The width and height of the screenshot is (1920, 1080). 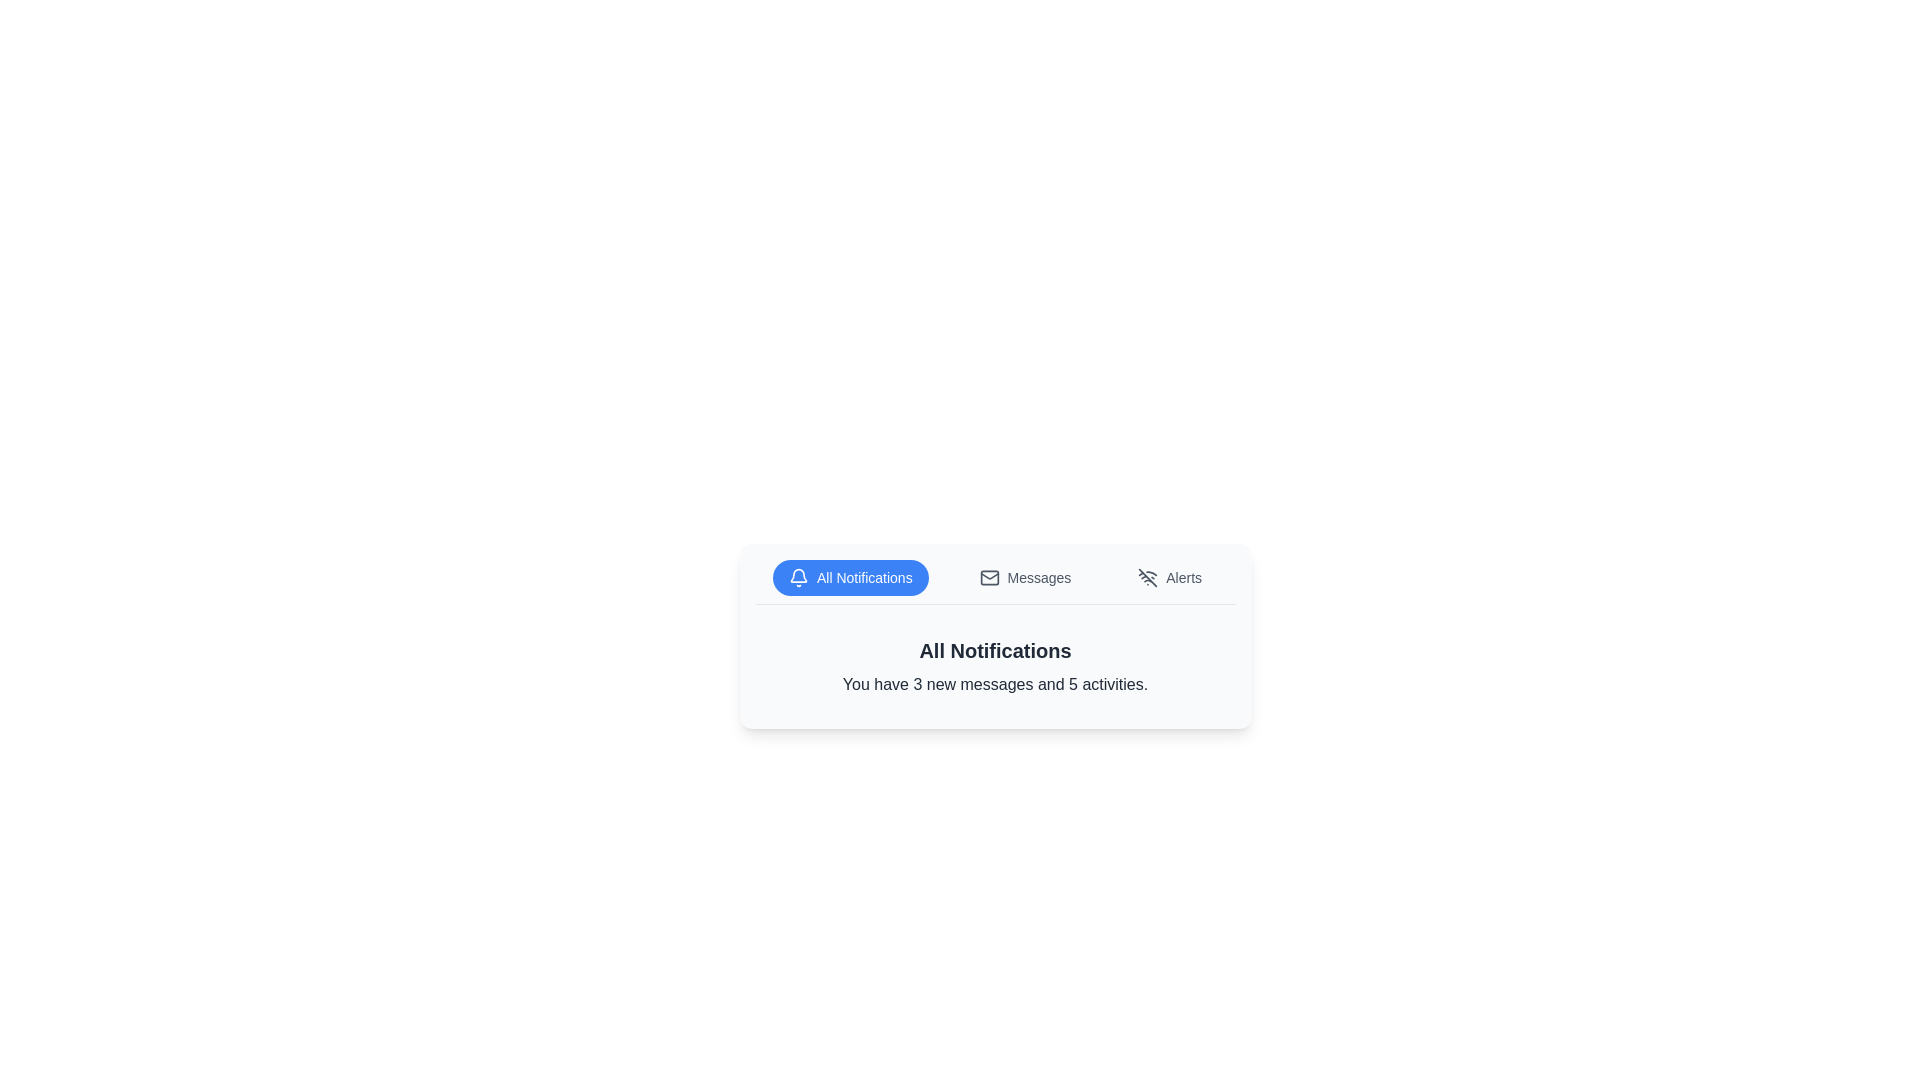 What do you see at coordinates (1184, 578) in the screenshot?
I see `the 'Alerts' label, which signifies the 'Alerts' section within the user interface, located adjacent to the muted bell icon` at bounding box center [1184, 578].